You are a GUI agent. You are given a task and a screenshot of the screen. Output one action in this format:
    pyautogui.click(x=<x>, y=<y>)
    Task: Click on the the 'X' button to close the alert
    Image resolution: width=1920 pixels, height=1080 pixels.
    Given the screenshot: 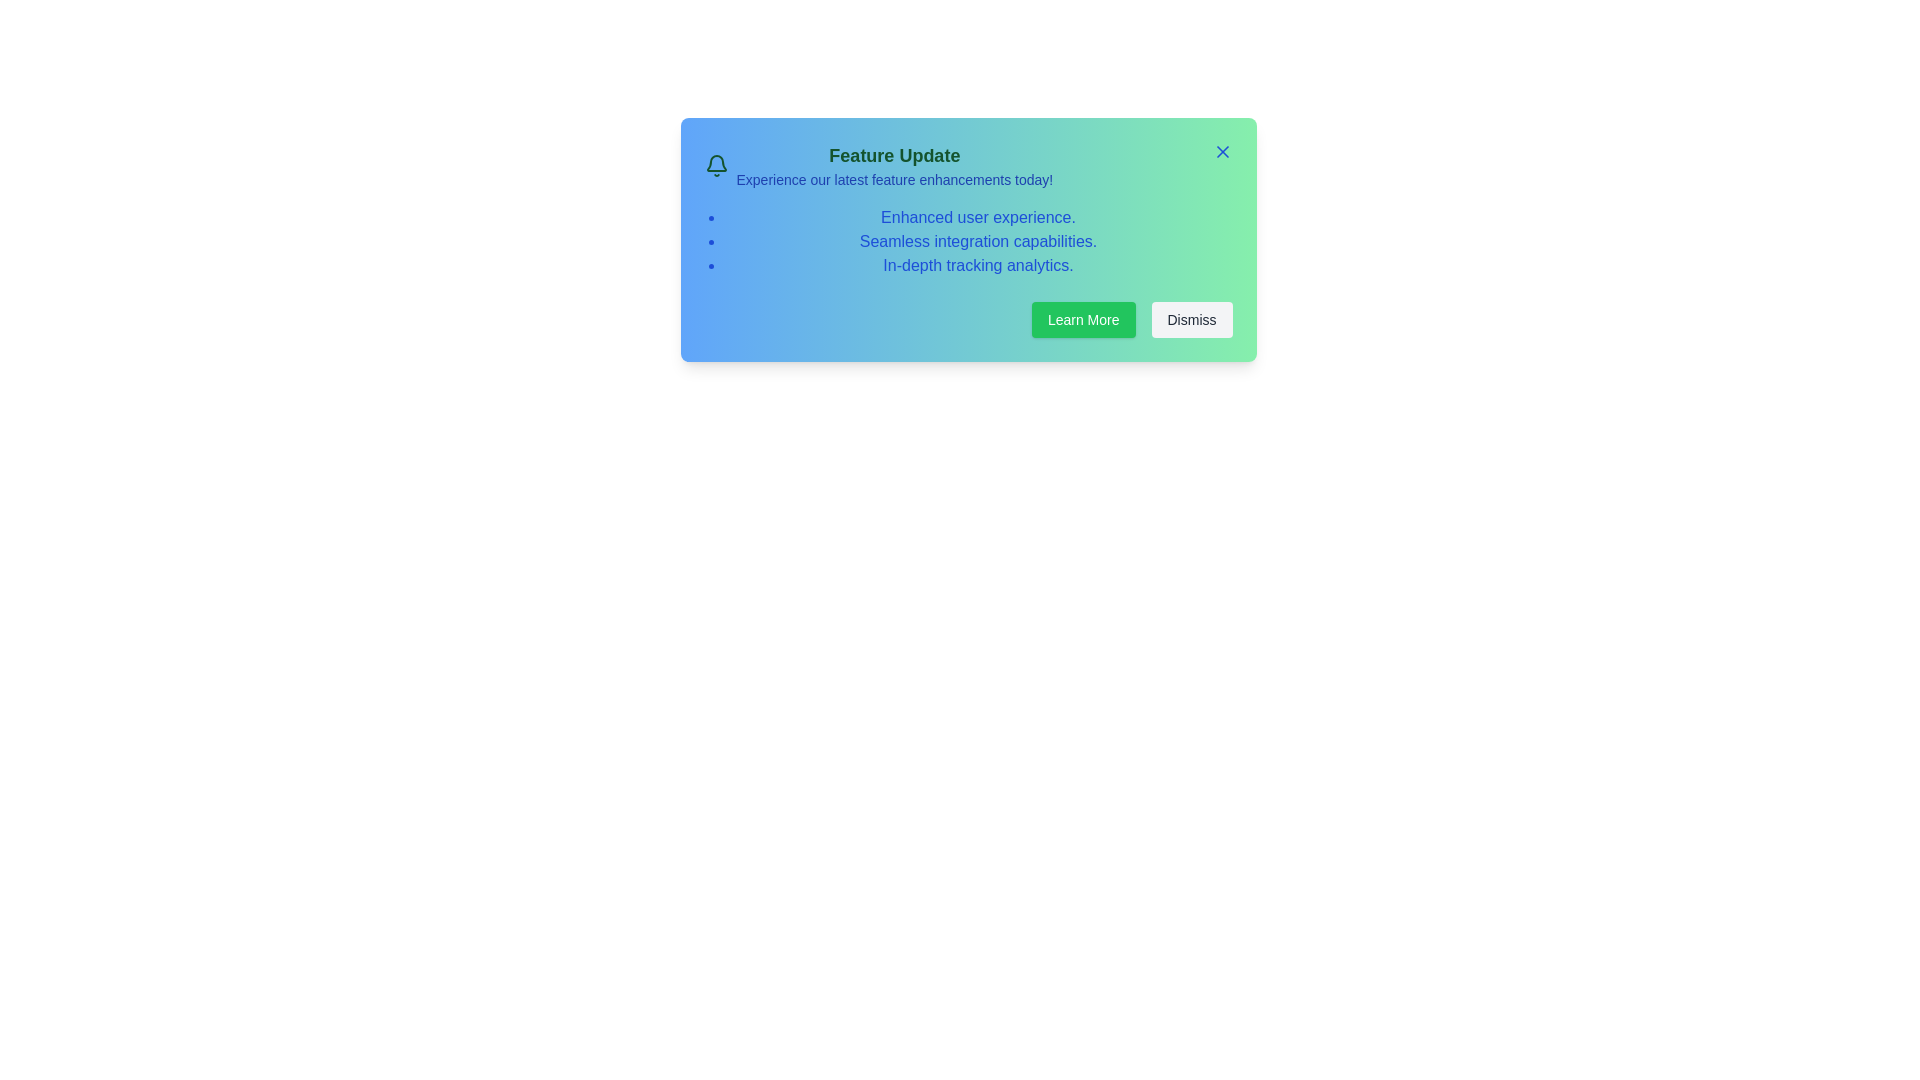 What is the action you would take?
    pyautogui.click(x=1221, y=150)
    